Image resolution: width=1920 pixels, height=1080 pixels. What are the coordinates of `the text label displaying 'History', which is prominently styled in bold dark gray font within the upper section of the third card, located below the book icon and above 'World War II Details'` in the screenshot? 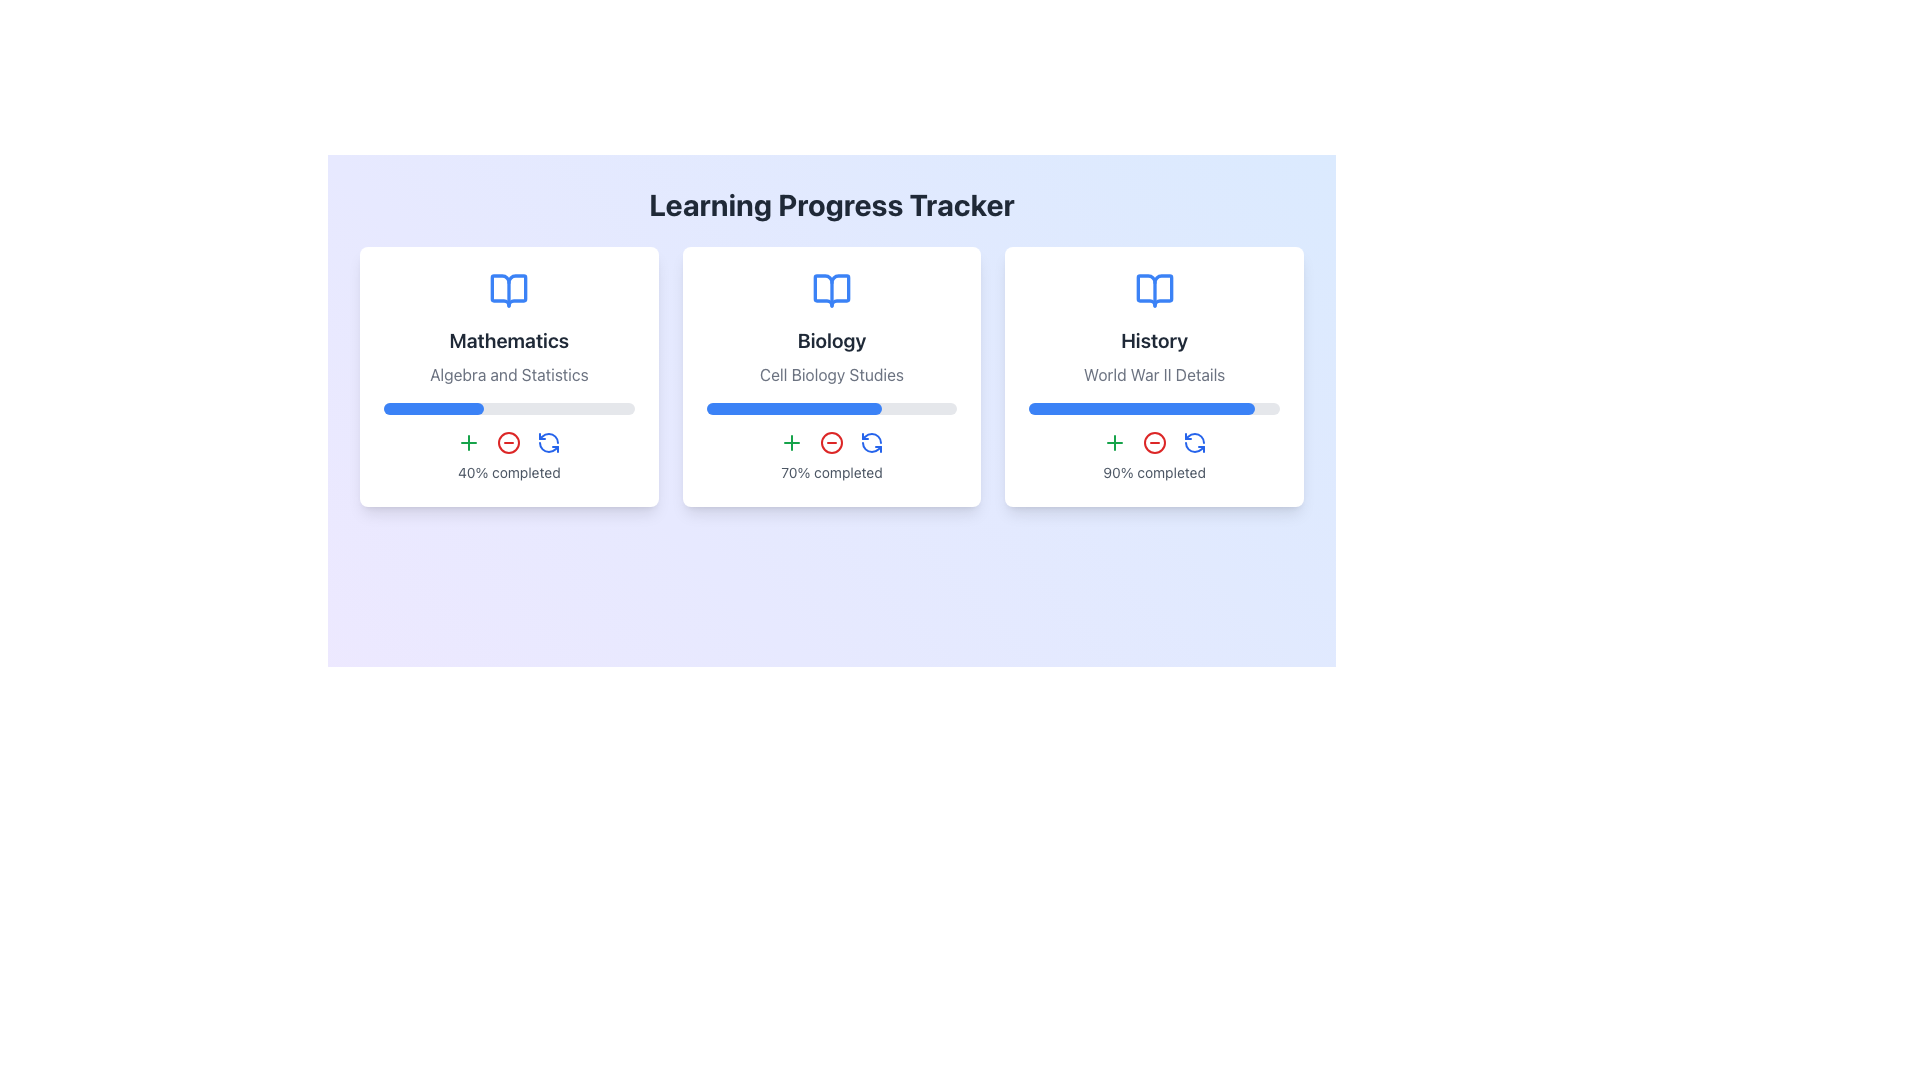 It's located at (1154, 339).